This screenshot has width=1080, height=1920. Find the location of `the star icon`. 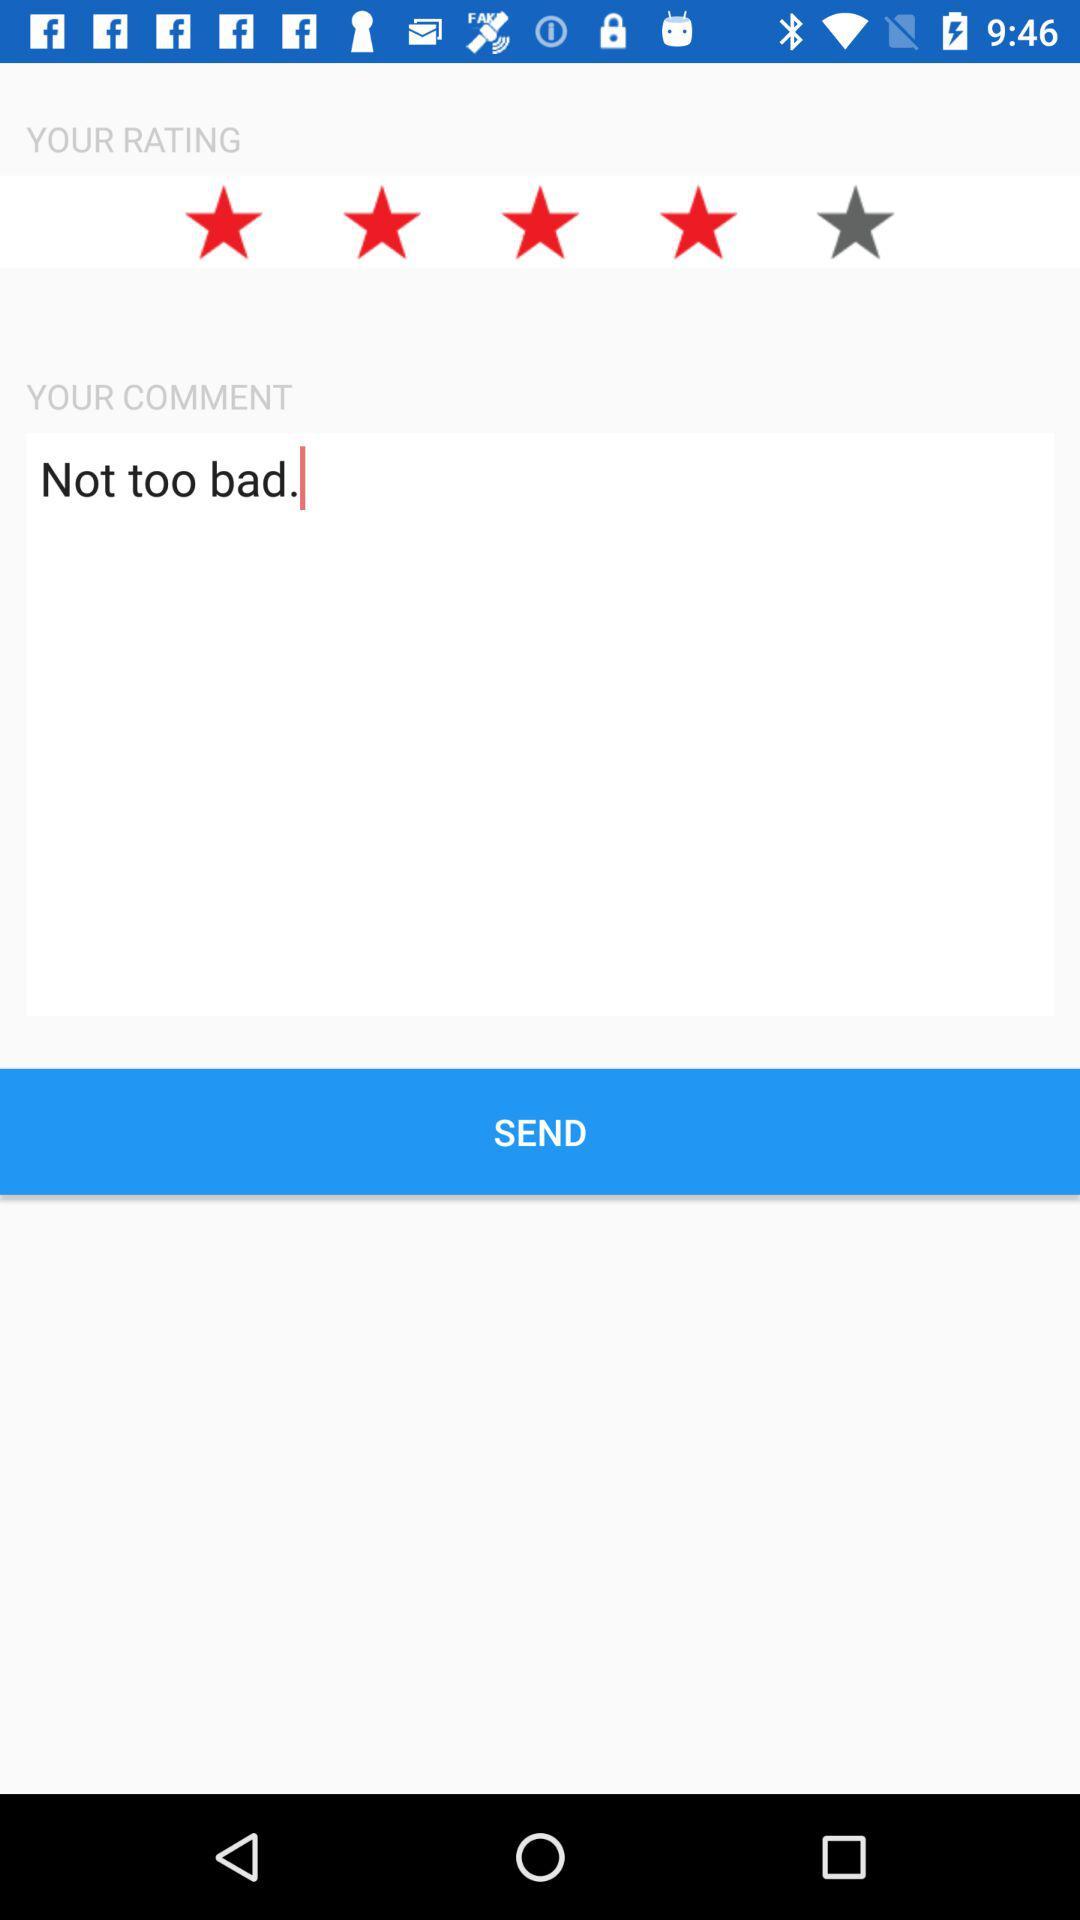

the star icon is located at coordinates (223, 221).